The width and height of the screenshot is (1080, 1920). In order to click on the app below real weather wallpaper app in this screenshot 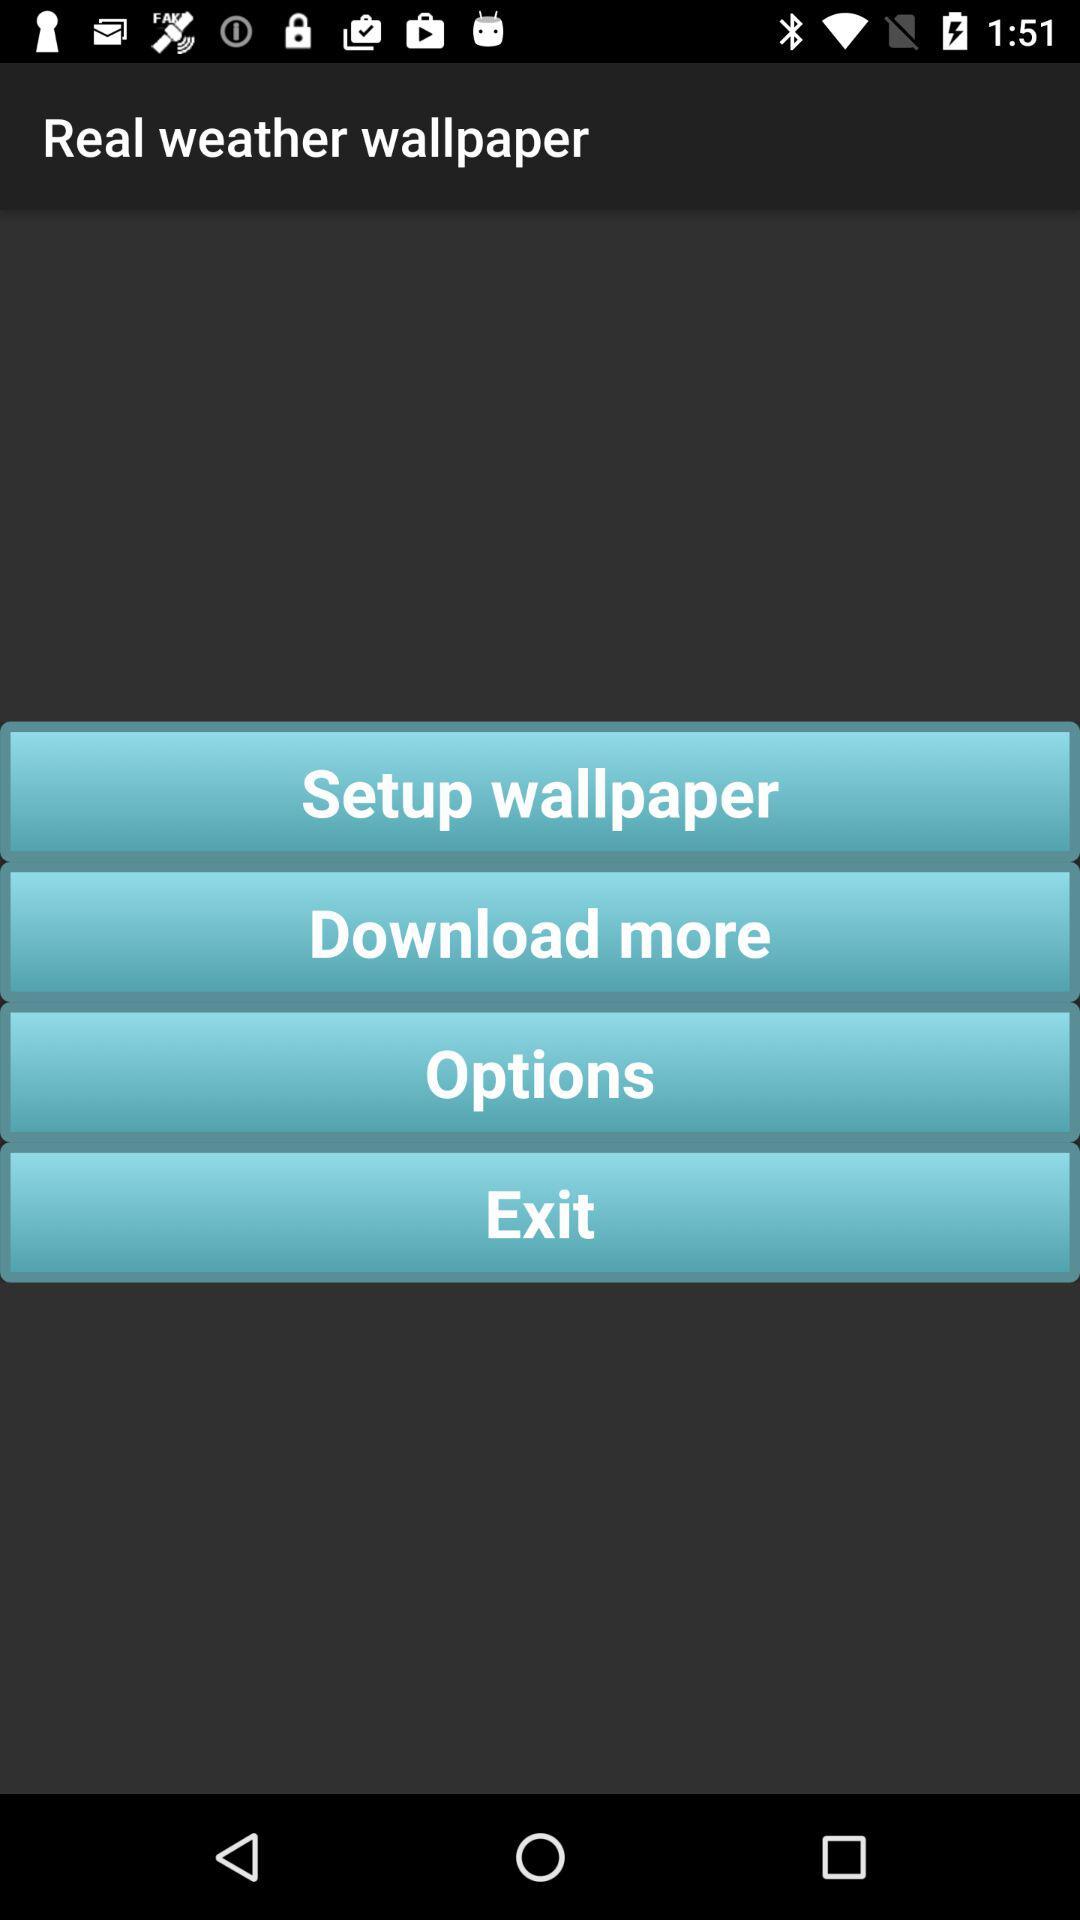, I will do `click(540, 790)`.